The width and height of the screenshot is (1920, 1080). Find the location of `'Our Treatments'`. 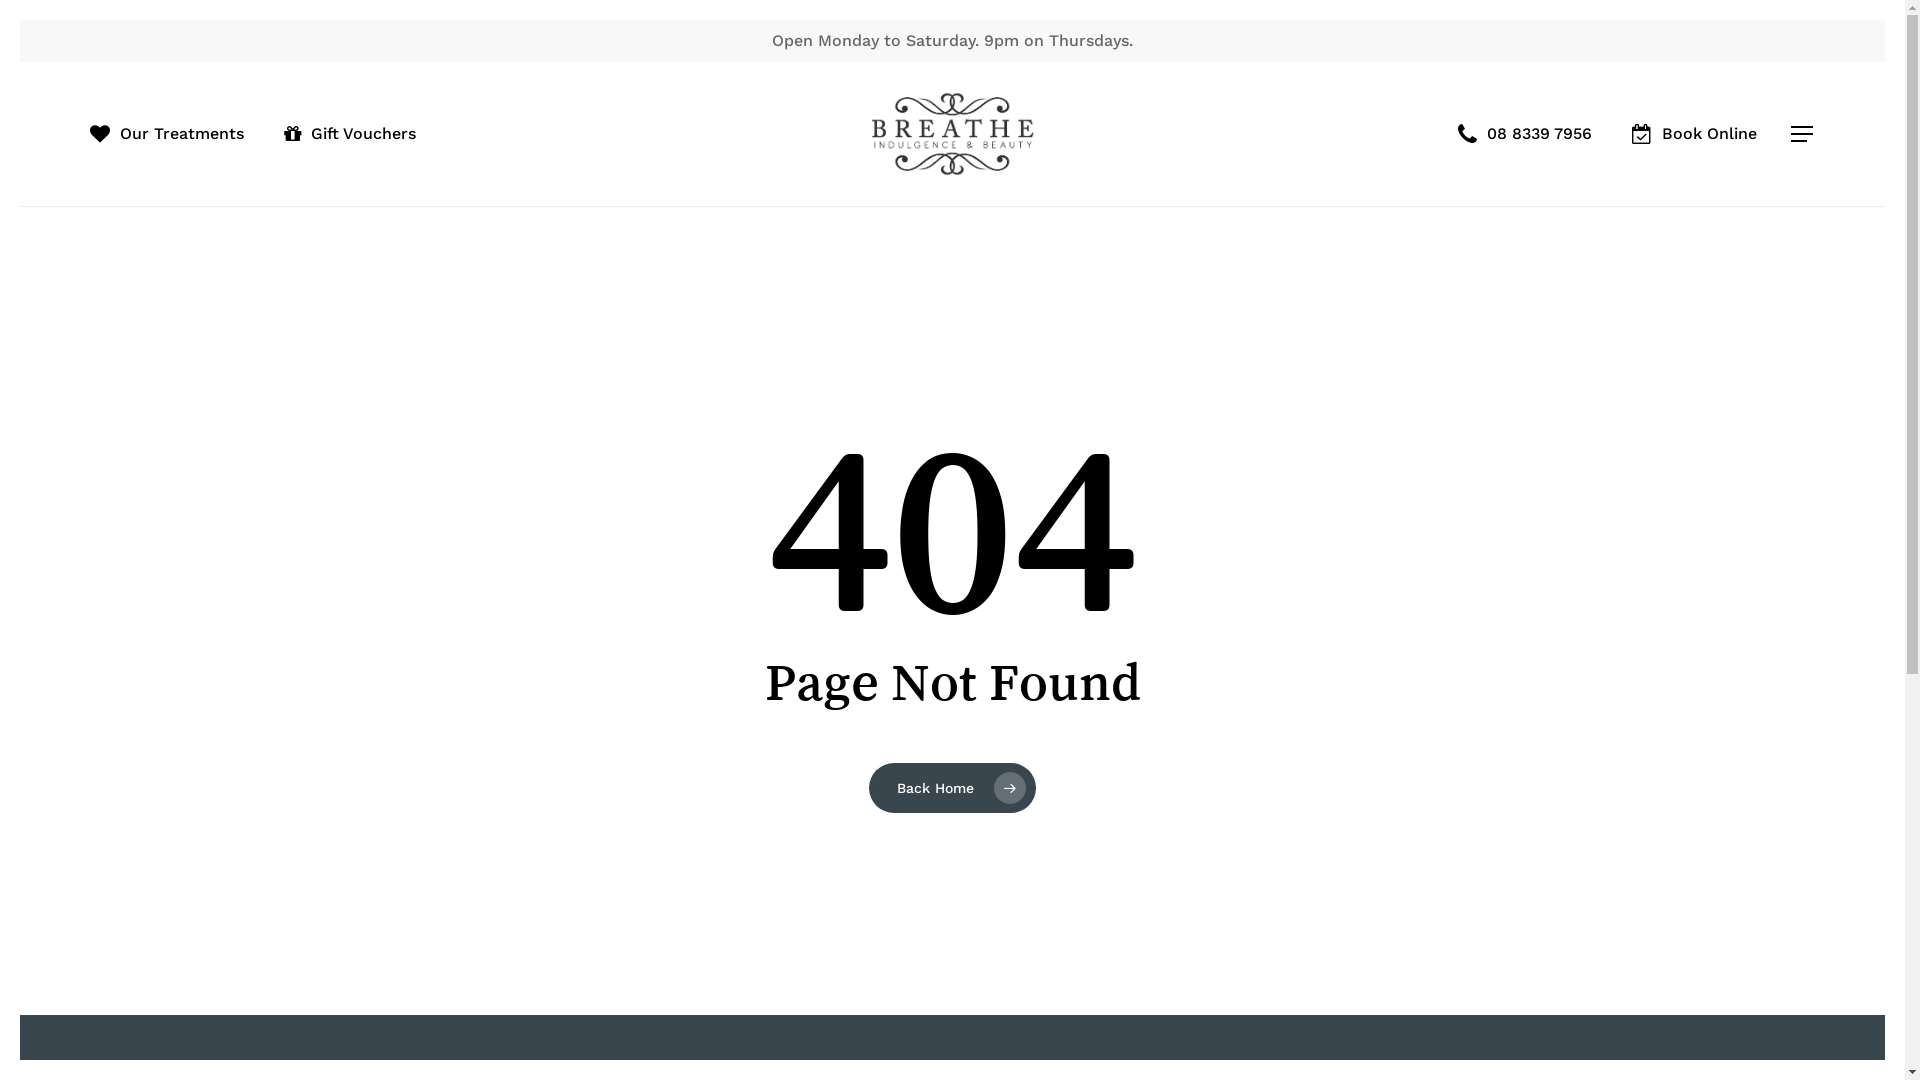

'Our Treatments' is located at coordinates (167, 134).